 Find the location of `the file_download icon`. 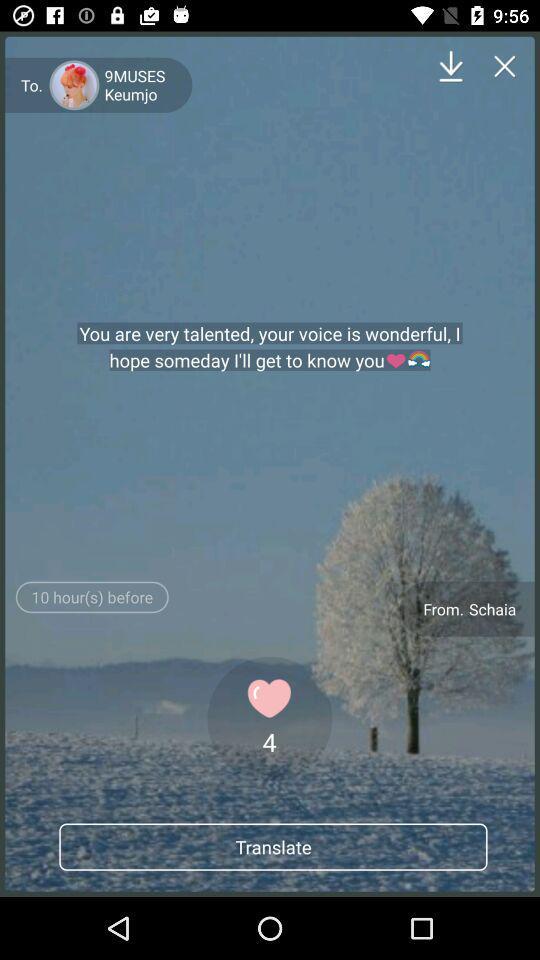

the file_download icon is located at coordinates (451, 66).